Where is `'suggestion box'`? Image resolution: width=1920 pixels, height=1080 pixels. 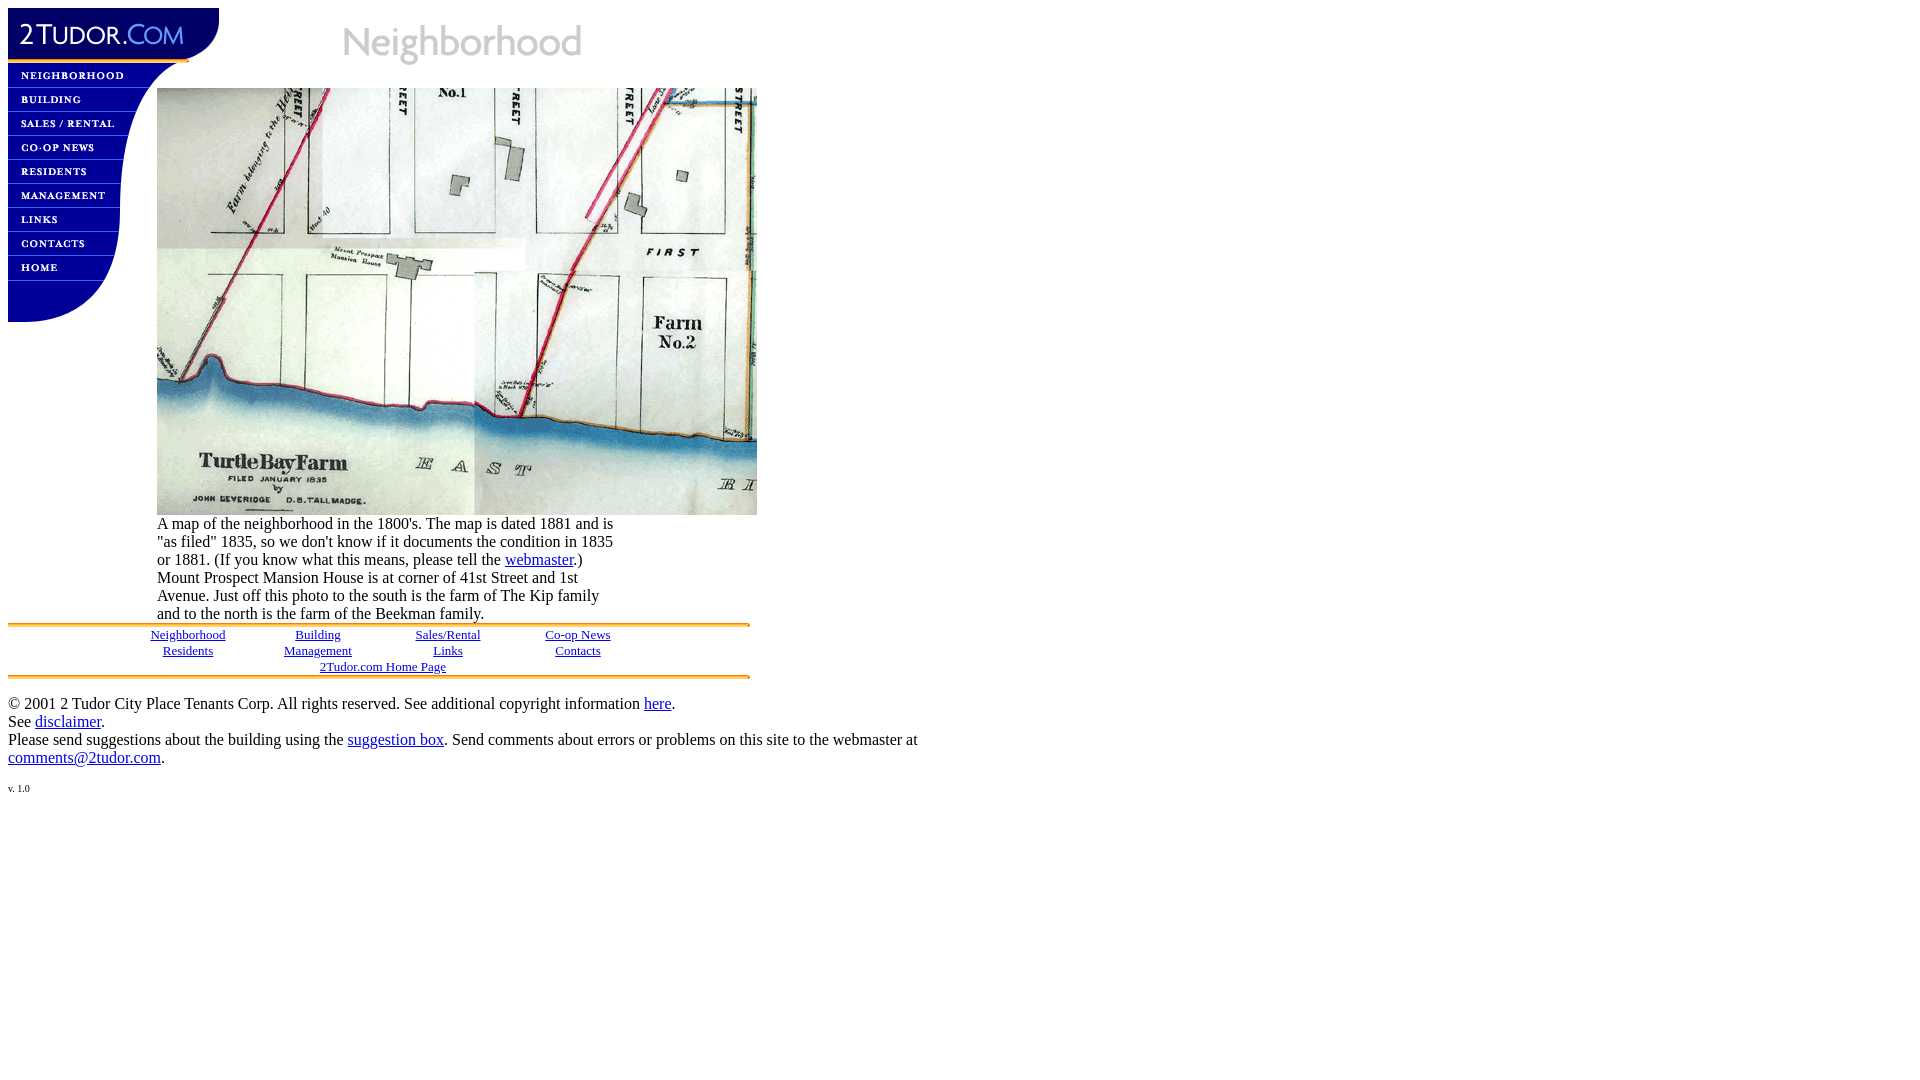
'suggestion box' is located at coordinates (395, 739).